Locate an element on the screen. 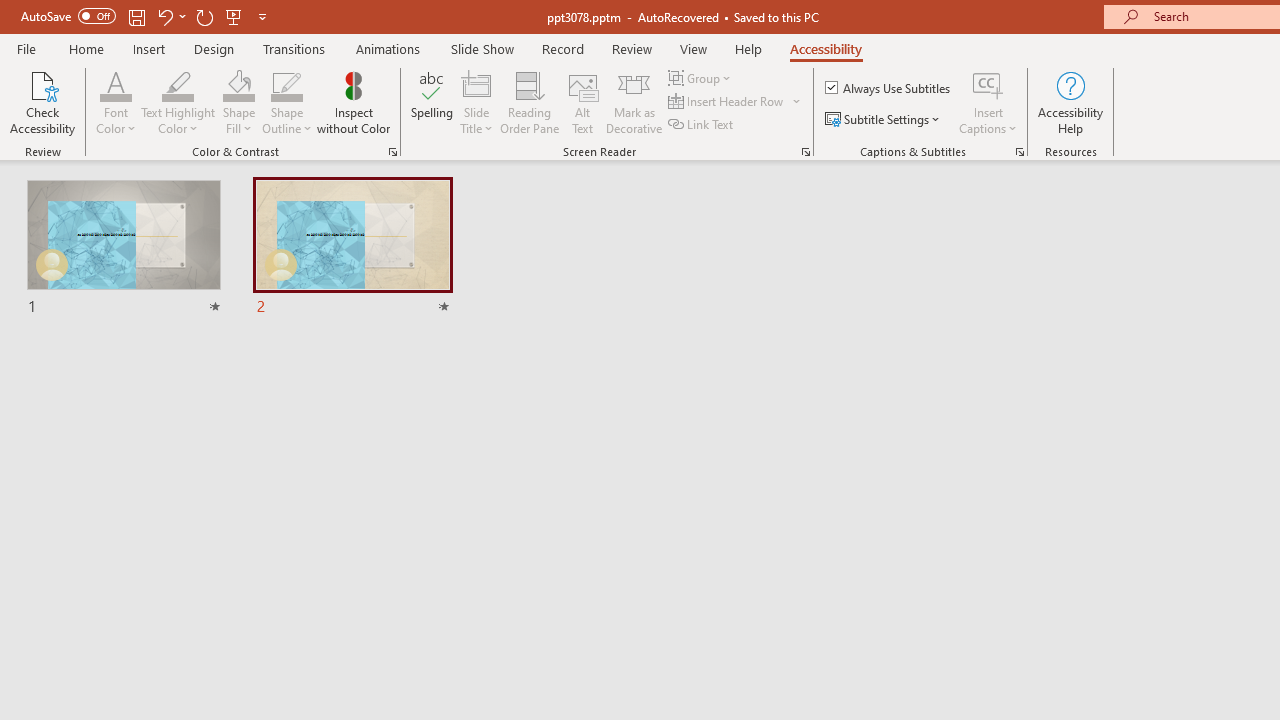  'Insert Header Row' is located at coordinates (735, 101).